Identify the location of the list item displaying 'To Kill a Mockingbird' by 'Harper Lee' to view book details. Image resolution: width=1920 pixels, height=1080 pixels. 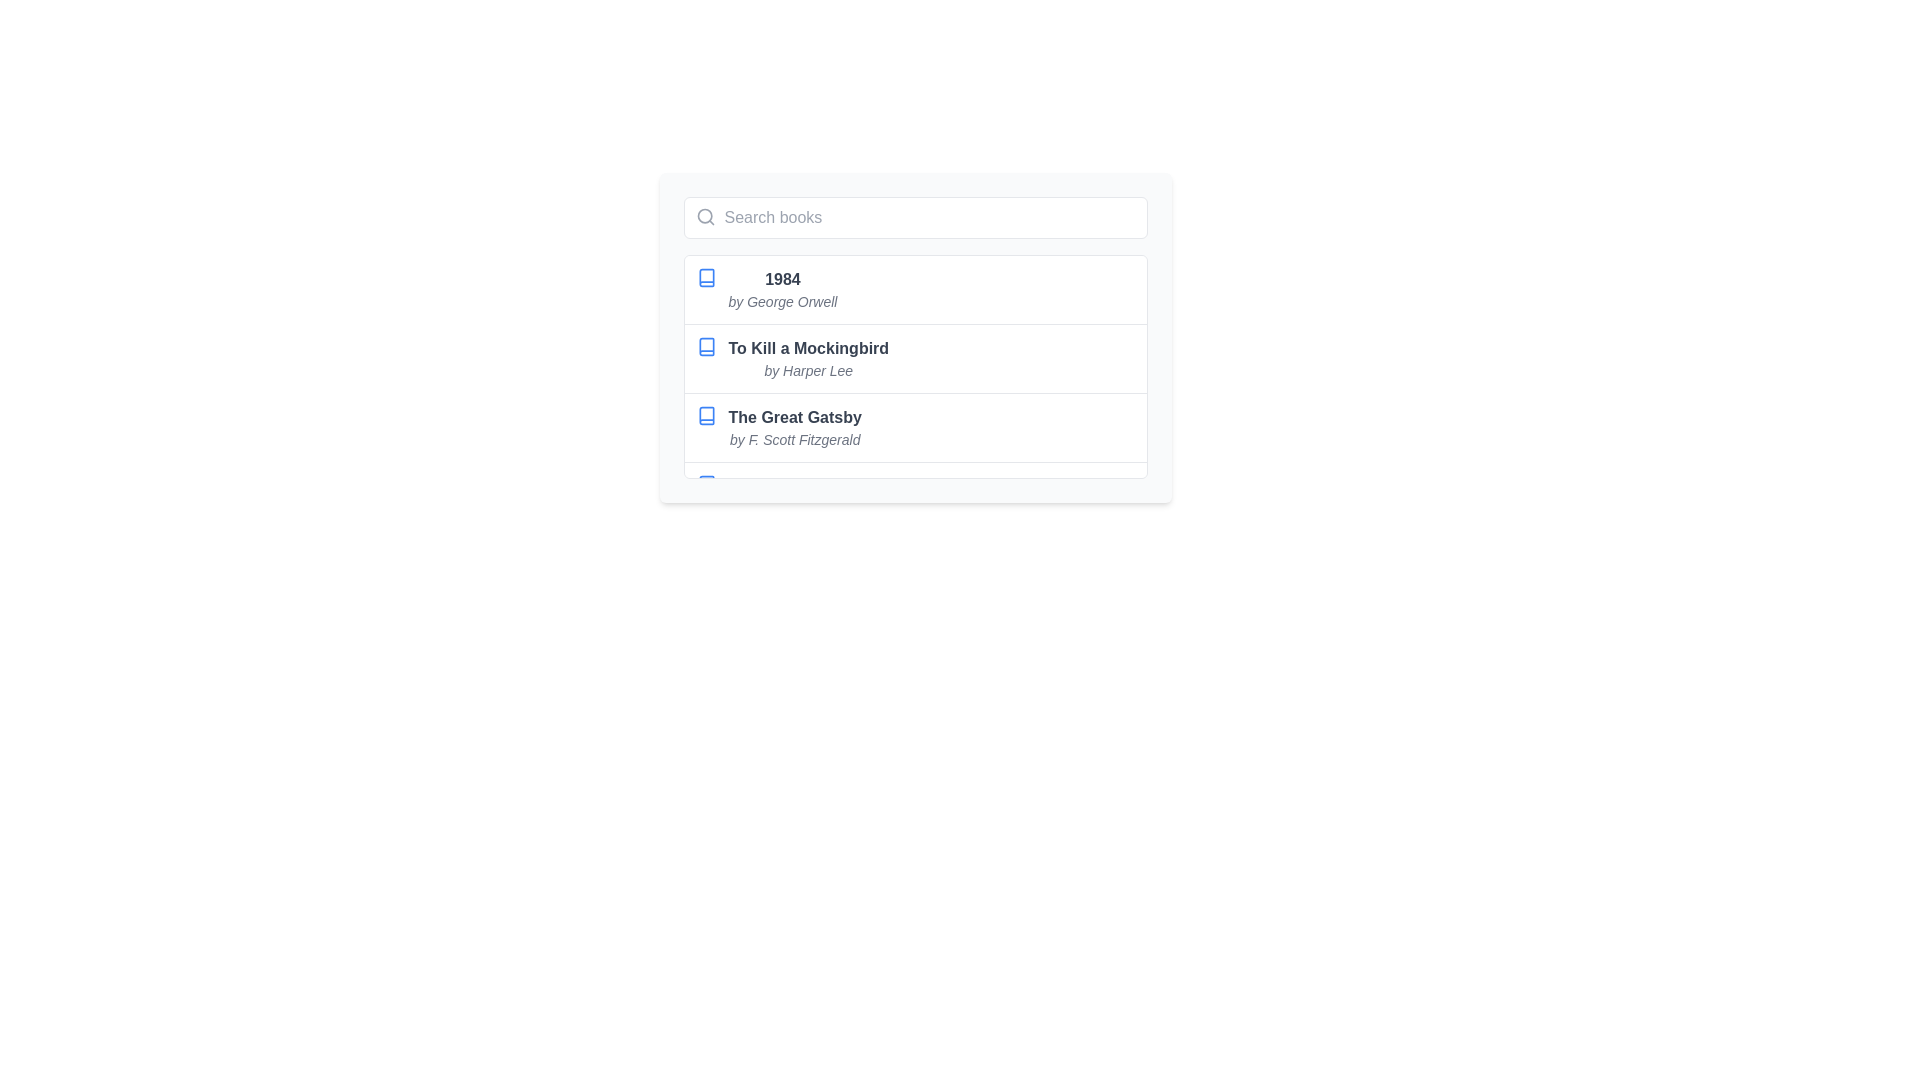
(808, 357).